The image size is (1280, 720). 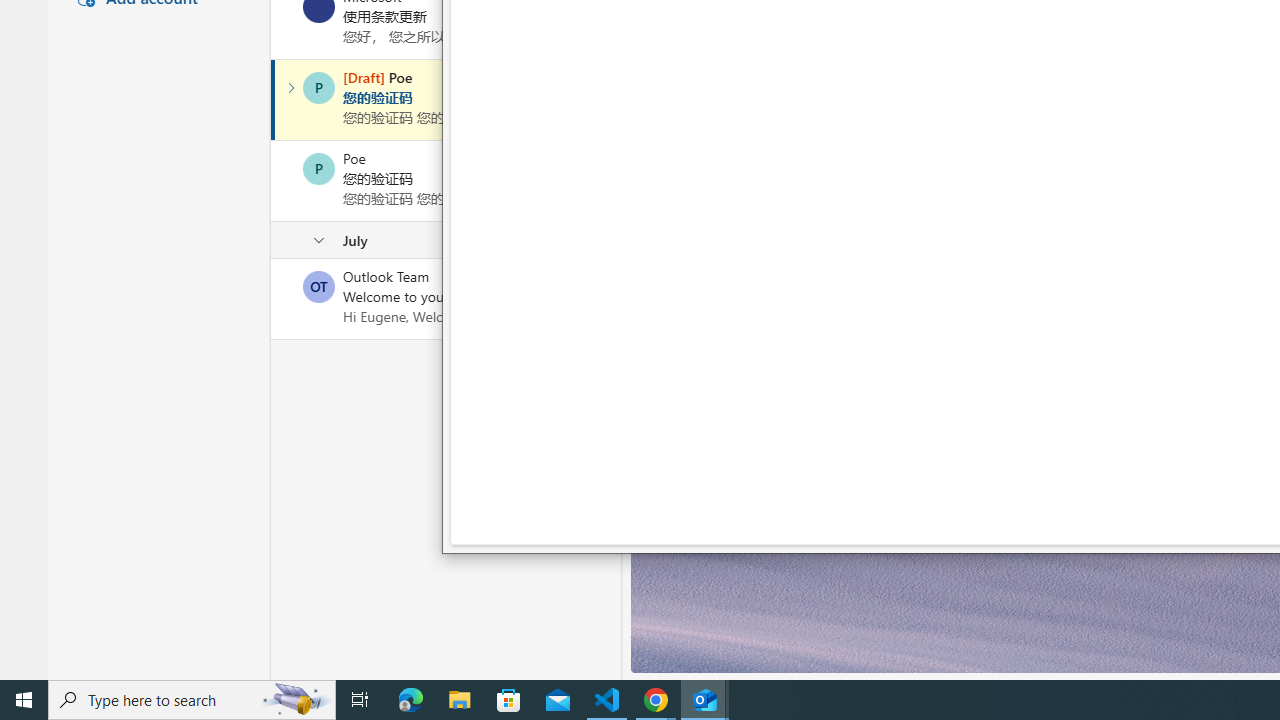 I want to click on 'Outlook (new) - 2 running windows', so click(x=705, y=698).